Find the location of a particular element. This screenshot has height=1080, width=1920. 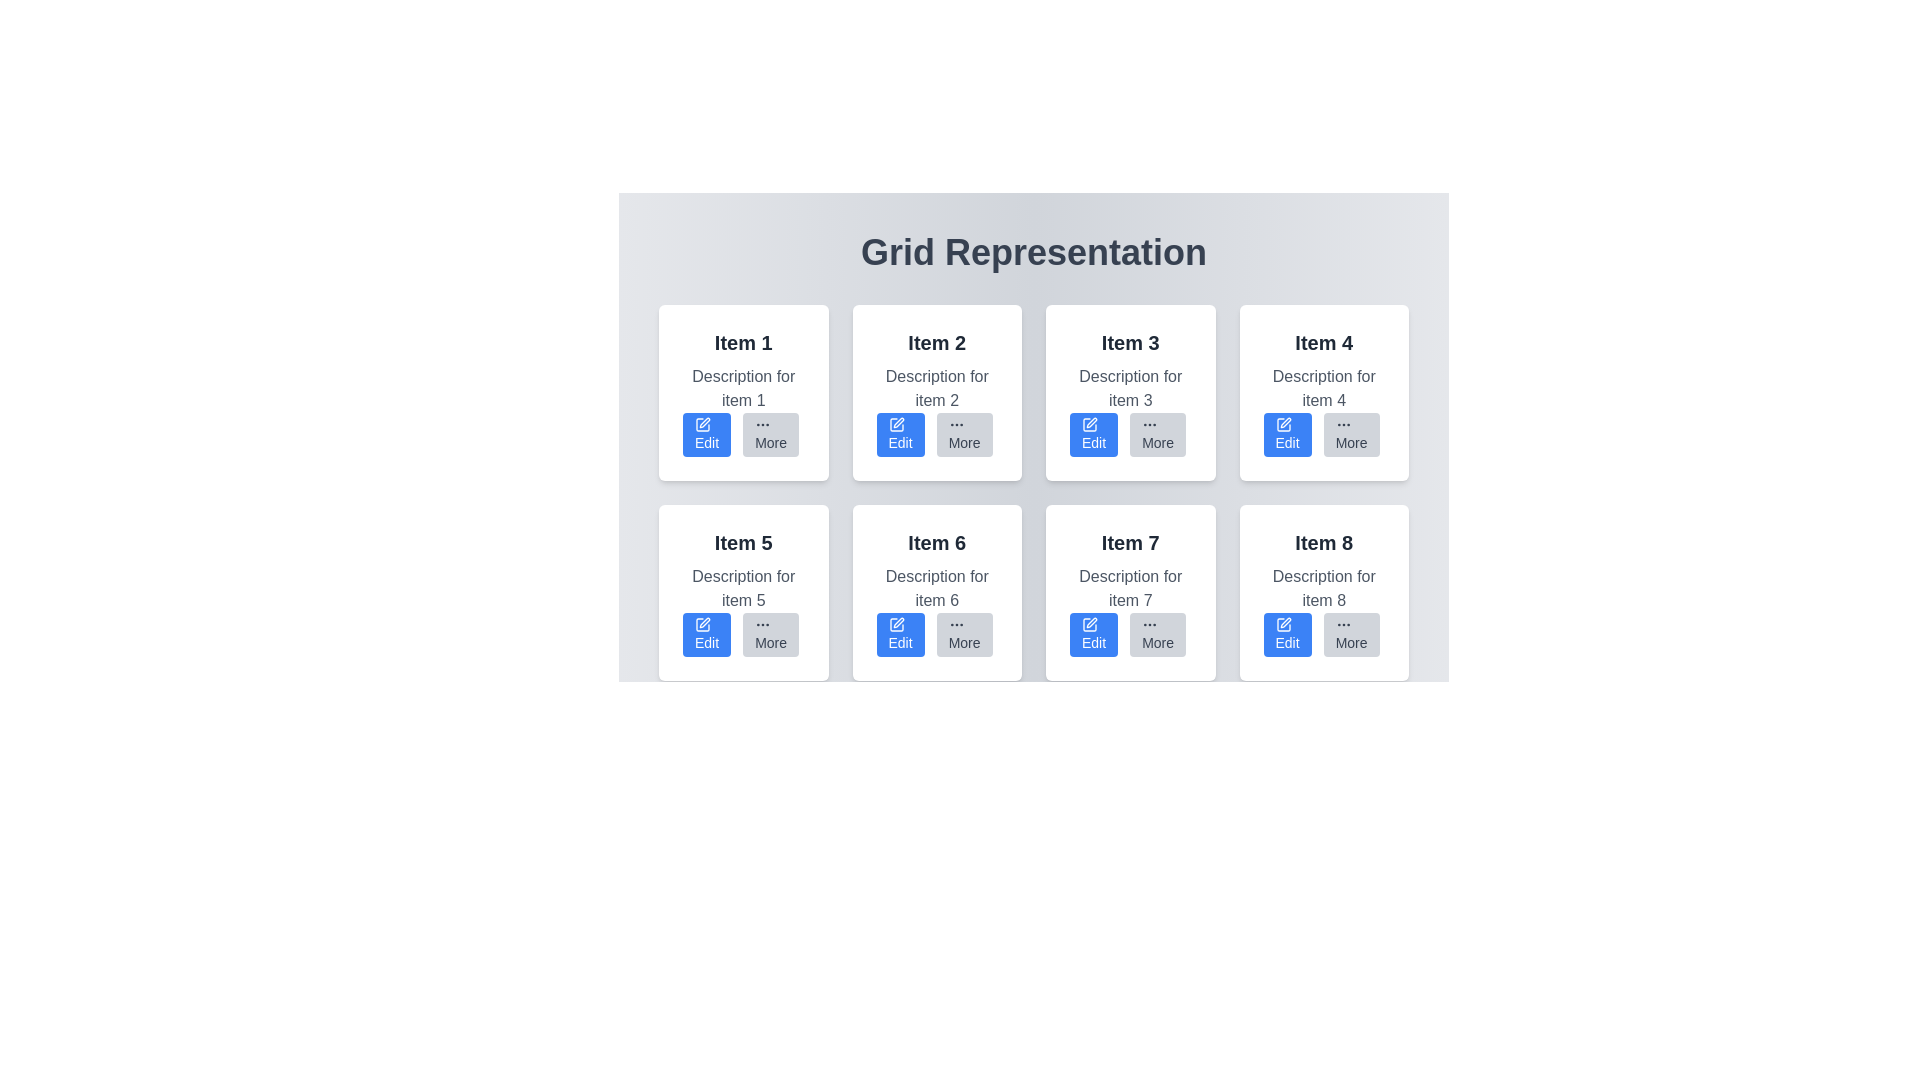

the 'More' button located in the lower-right section of the 'Item 3' card is located at coordinates (1130, 434).